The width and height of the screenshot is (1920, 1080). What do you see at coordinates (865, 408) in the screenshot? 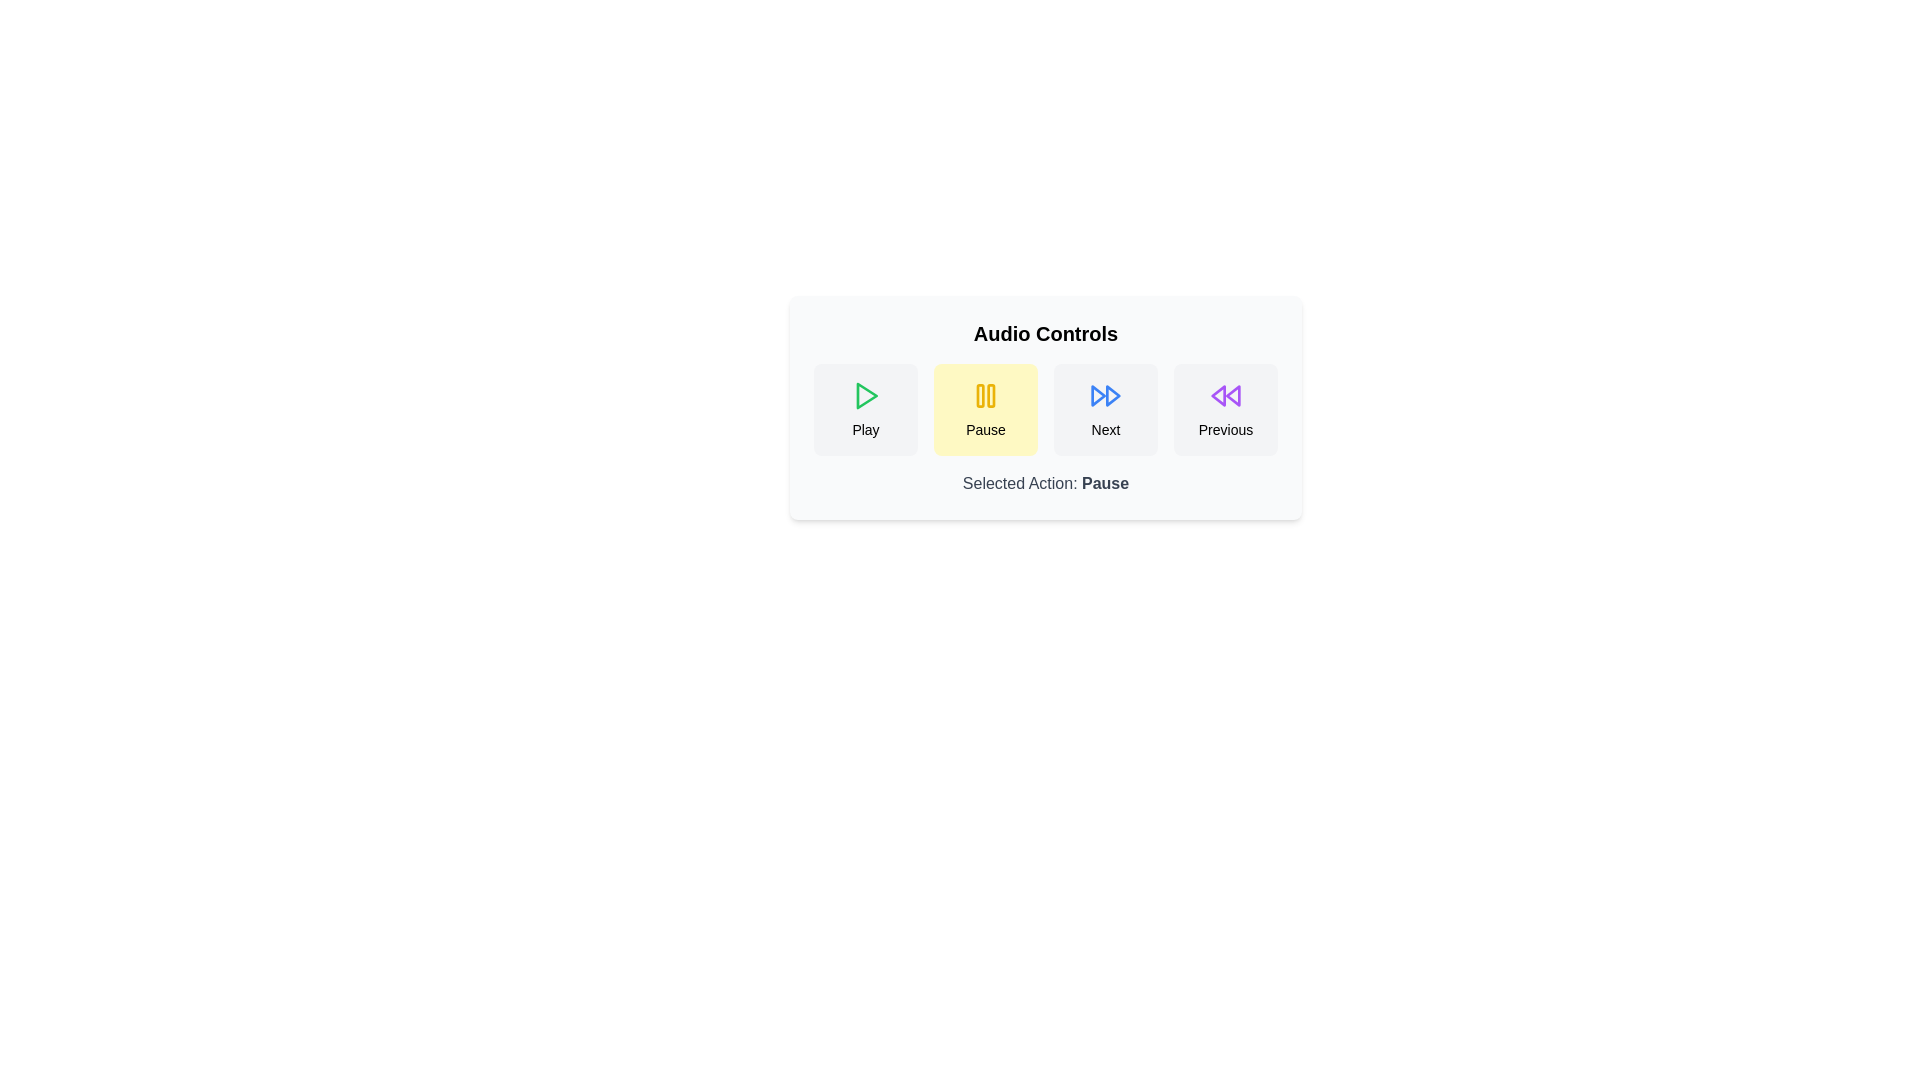
I see `the action Play by clicking on the corresponding button` at bounding box center [865, 408].